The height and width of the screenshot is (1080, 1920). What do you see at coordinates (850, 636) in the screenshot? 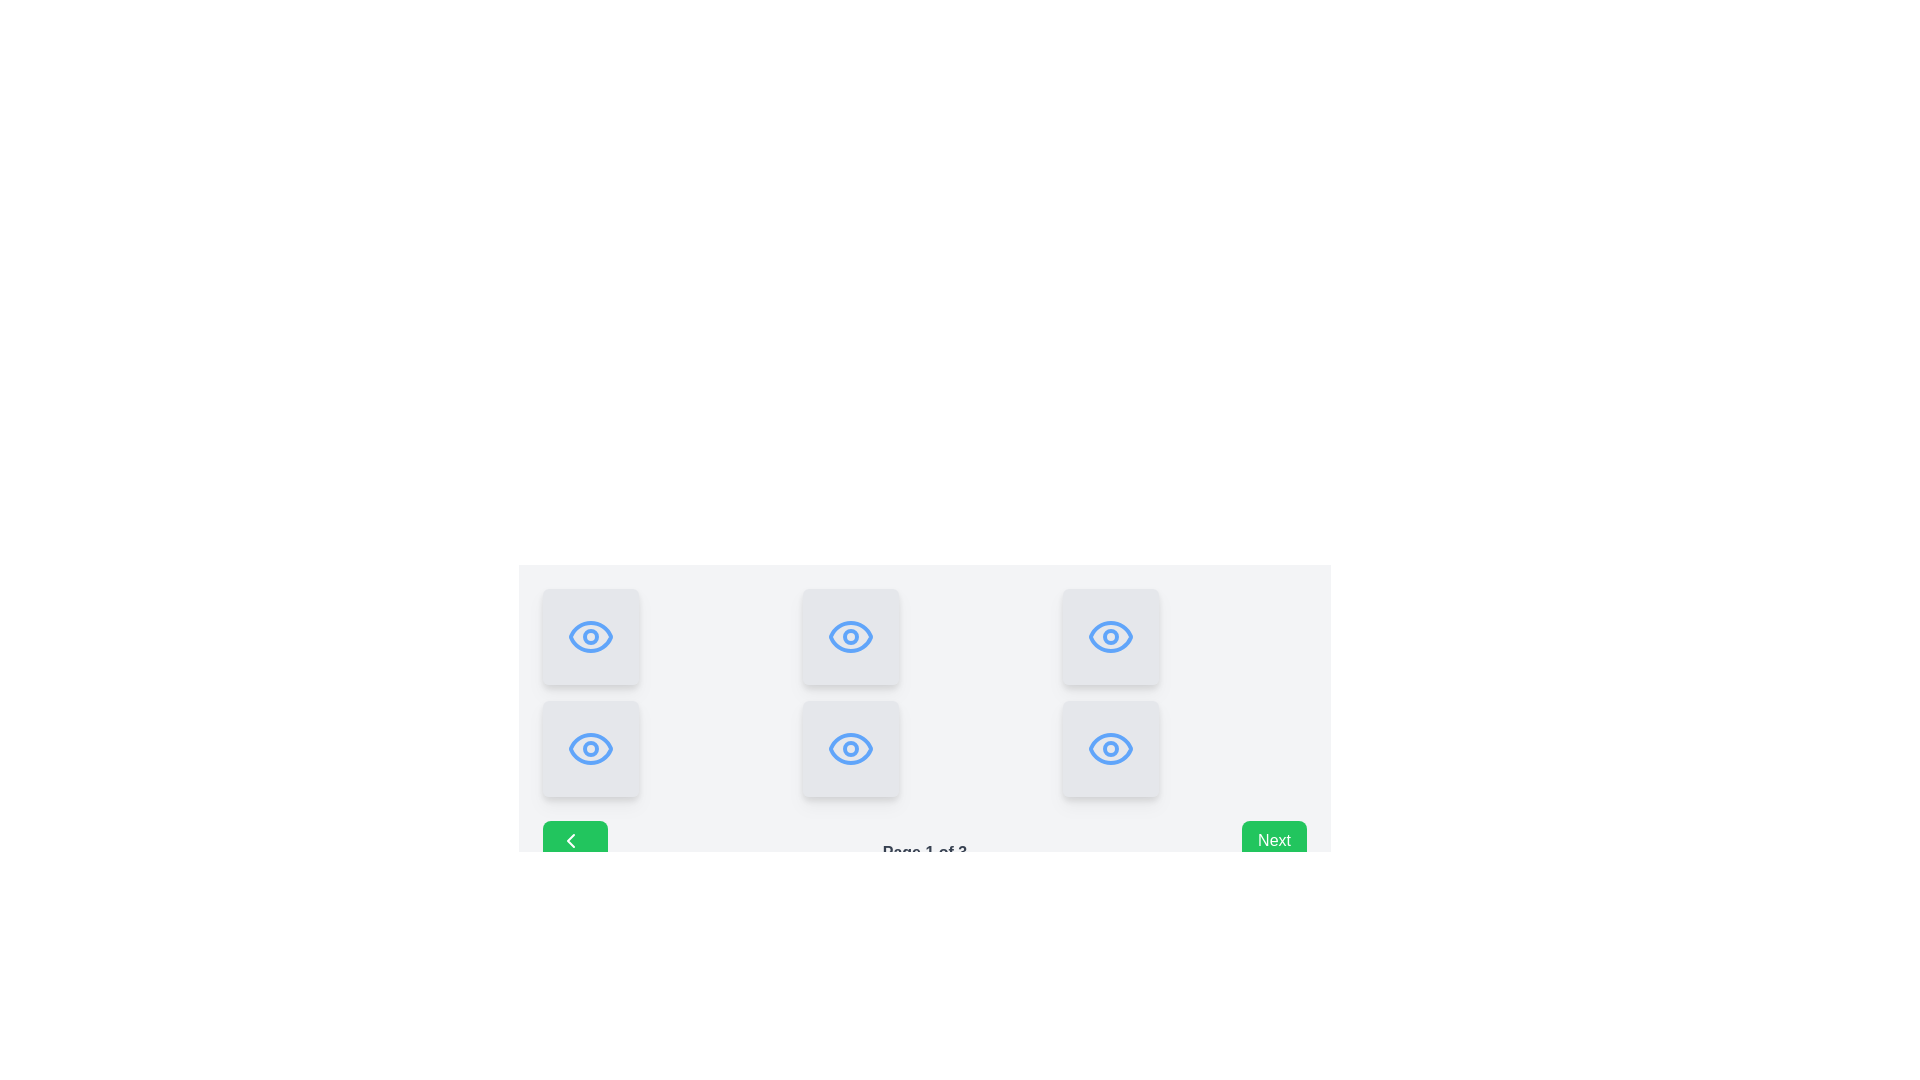
I see `the gray rounded-square button with a blue outlined eye icon, located in the second box of the top row in a three-row grid layout` at bounding box center [850, 636].